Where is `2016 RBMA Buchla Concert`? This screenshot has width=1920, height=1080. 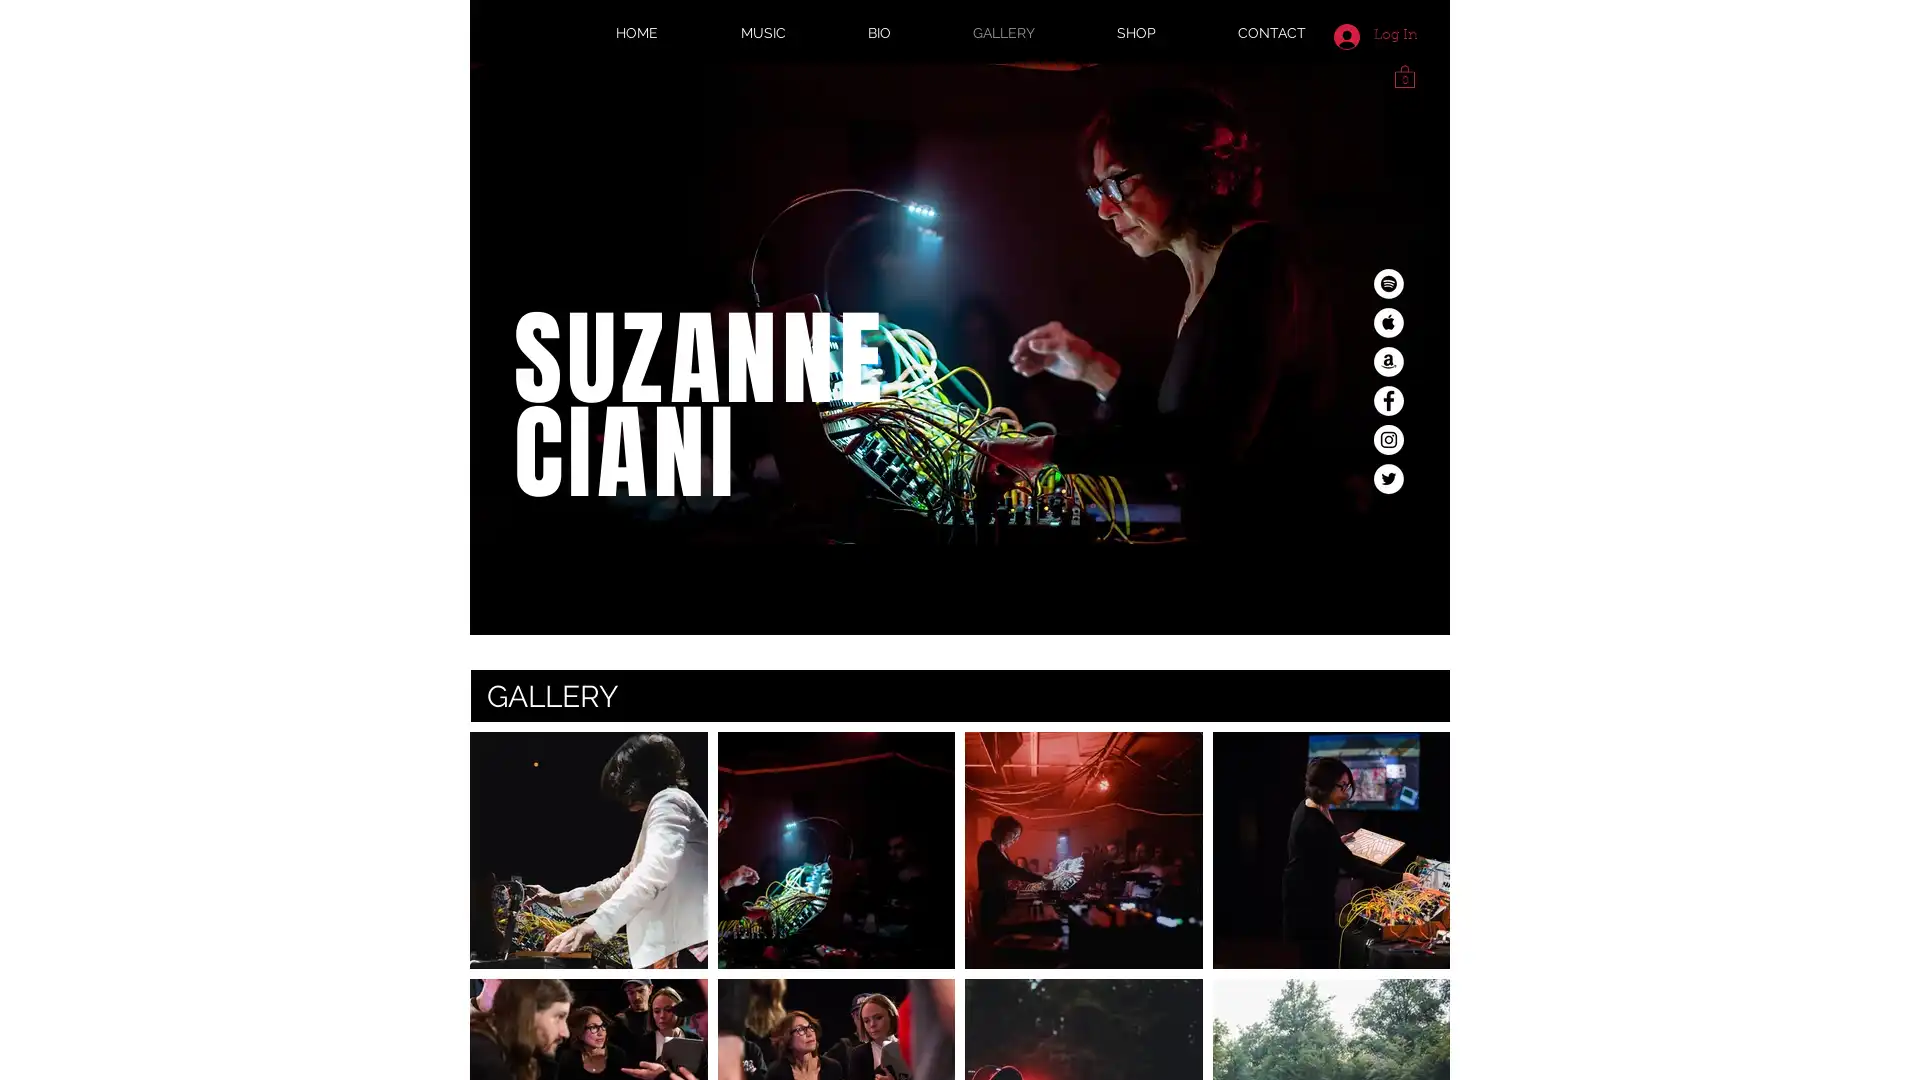
2016 RBMA Buchla Concert is located at coordinates (836, 850).